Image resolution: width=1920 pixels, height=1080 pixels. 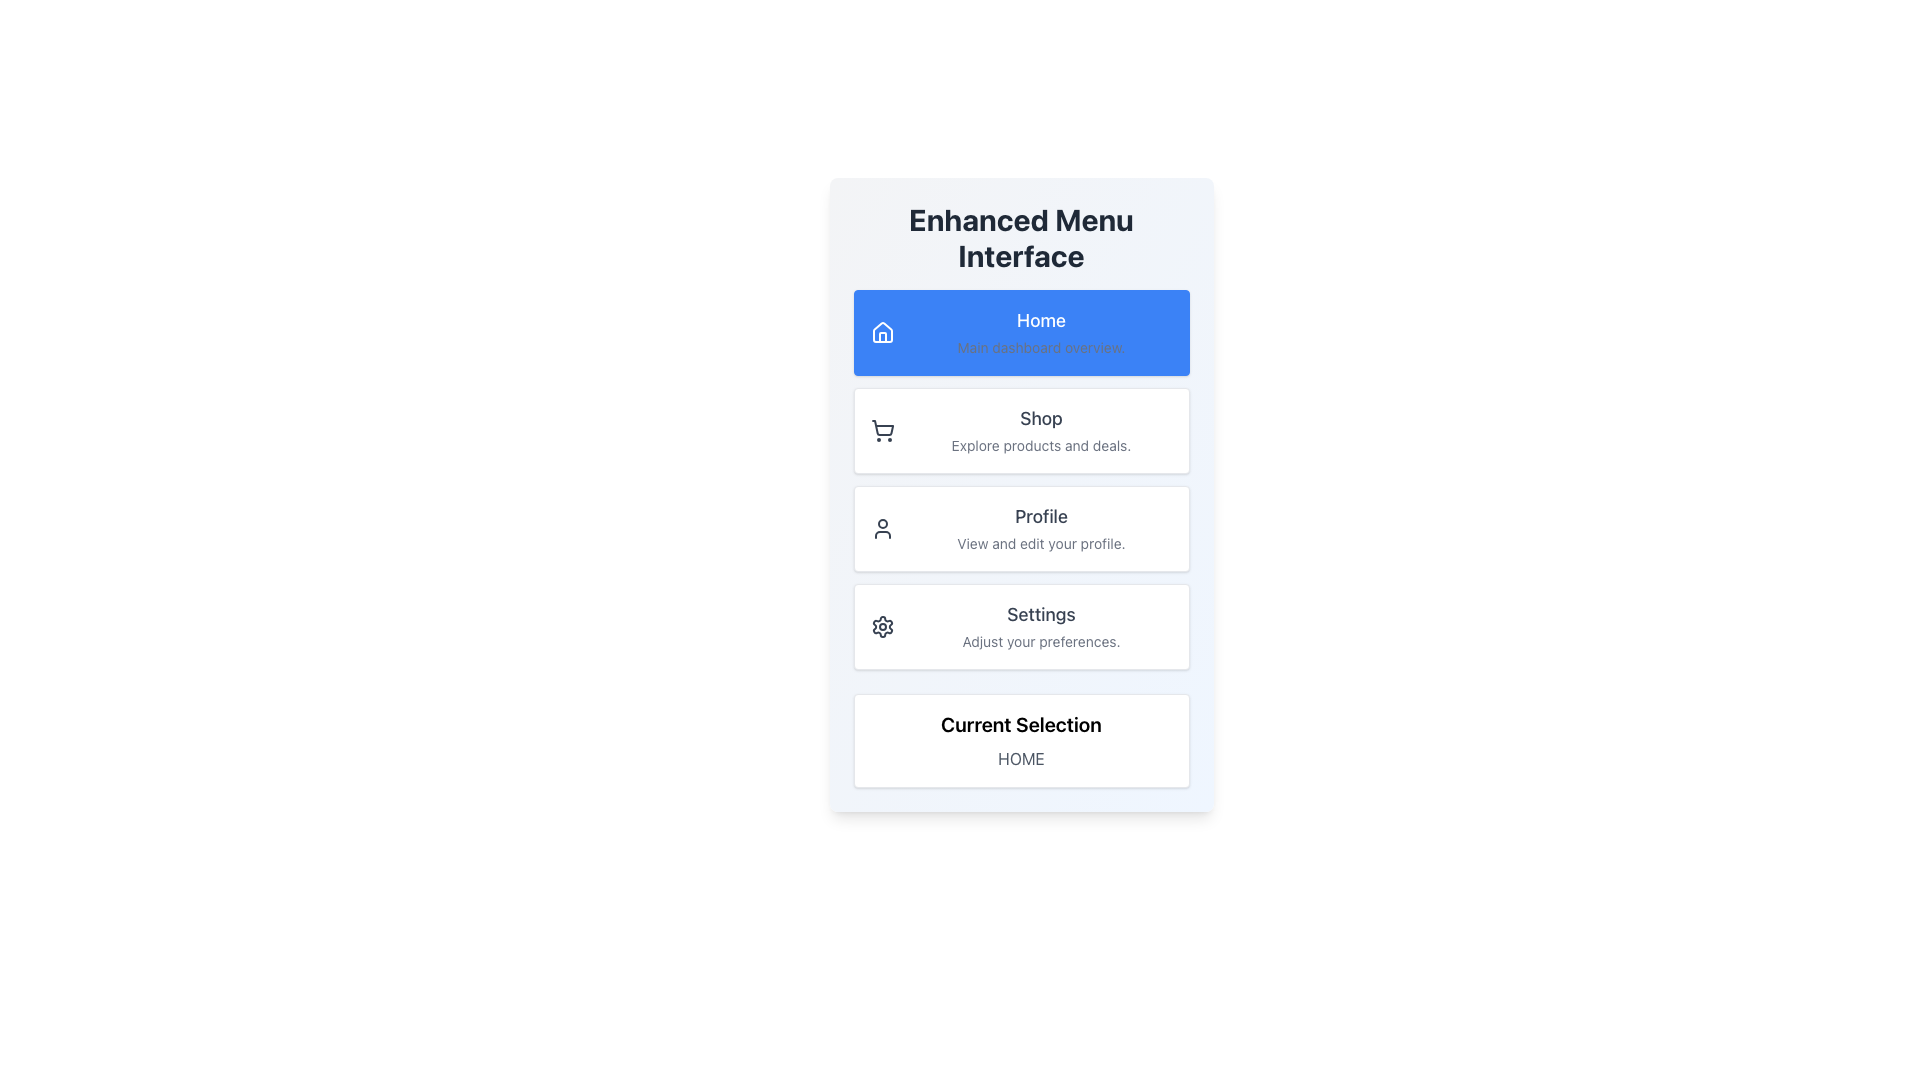 What do you see at coordinates (881, 331) in the screenshot?
I see `the 'Home' icon, which is positioned within the blue button labeled 'Home' on the left side of a vertical list of buttons` at bounding box center [881, 331].